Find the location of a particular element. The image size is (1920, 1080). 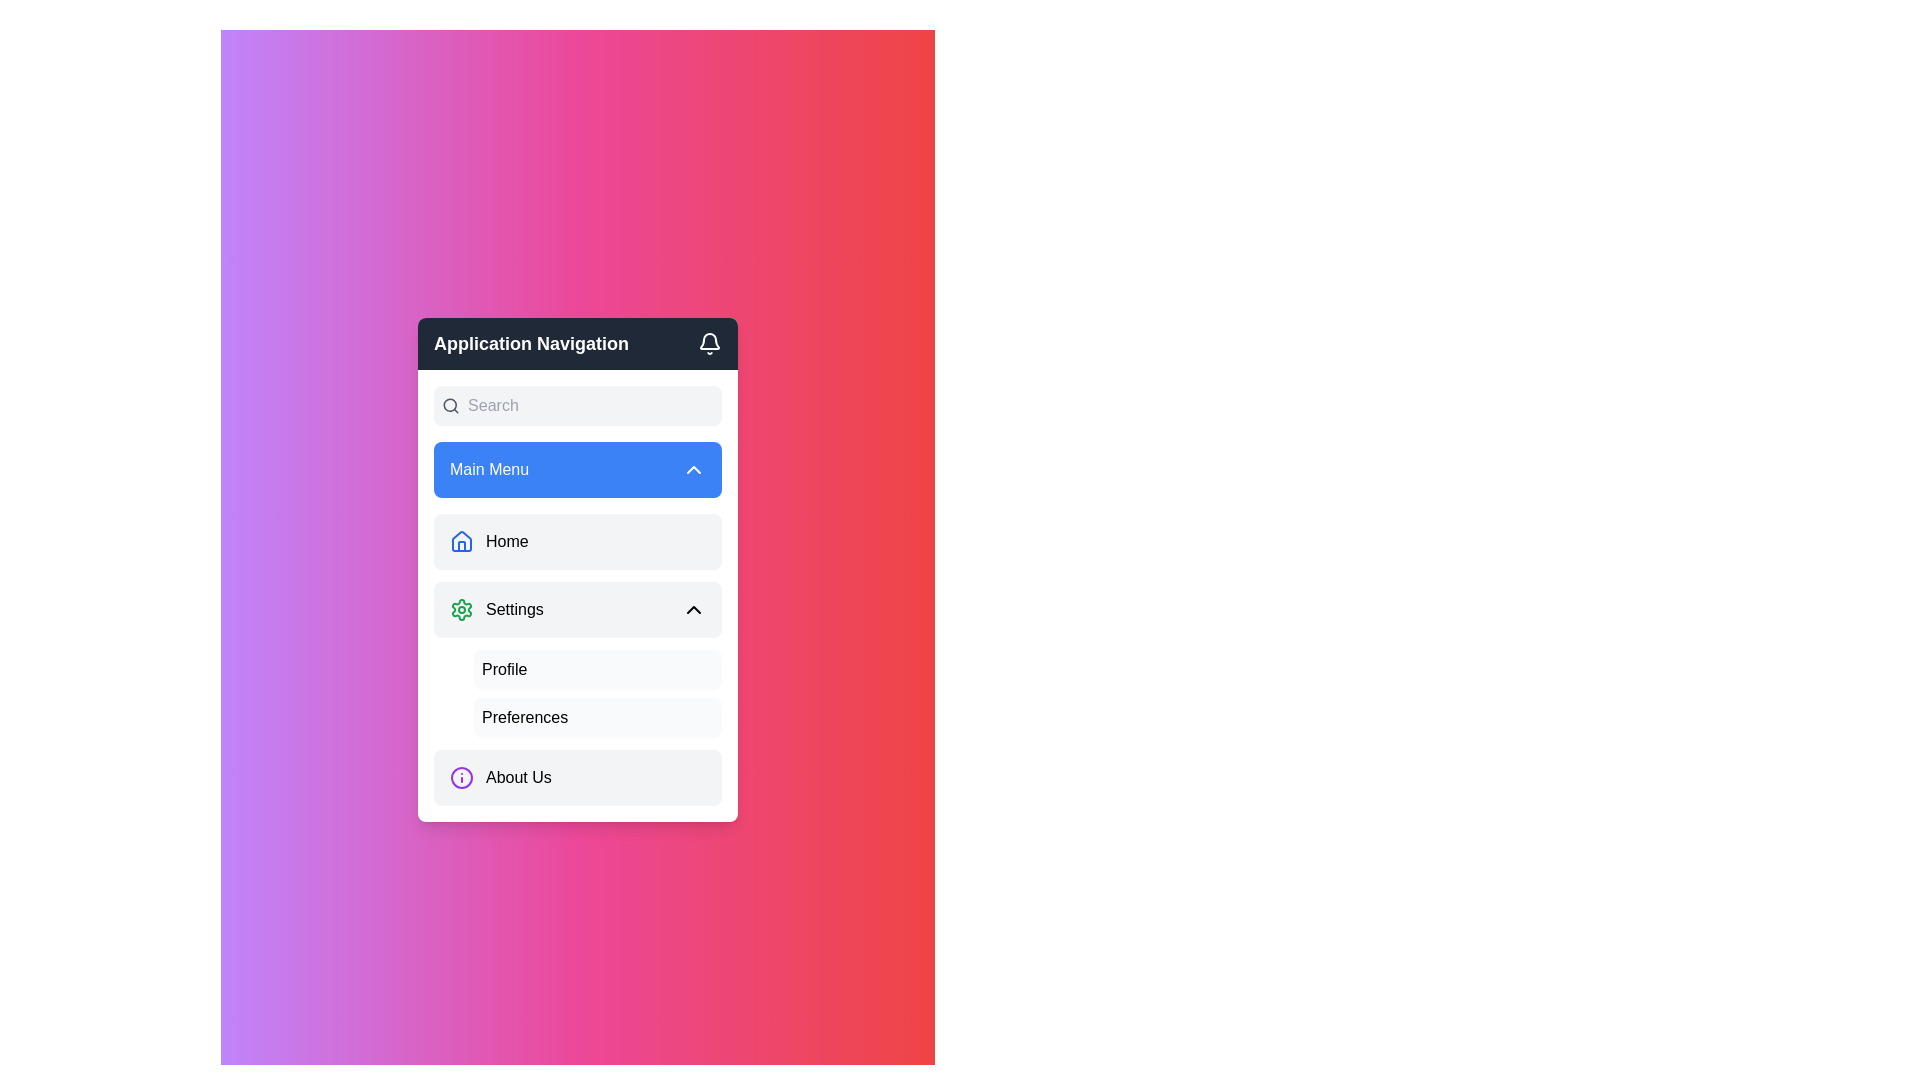

the 'Preferences' button is located at coordinates (597, 716).